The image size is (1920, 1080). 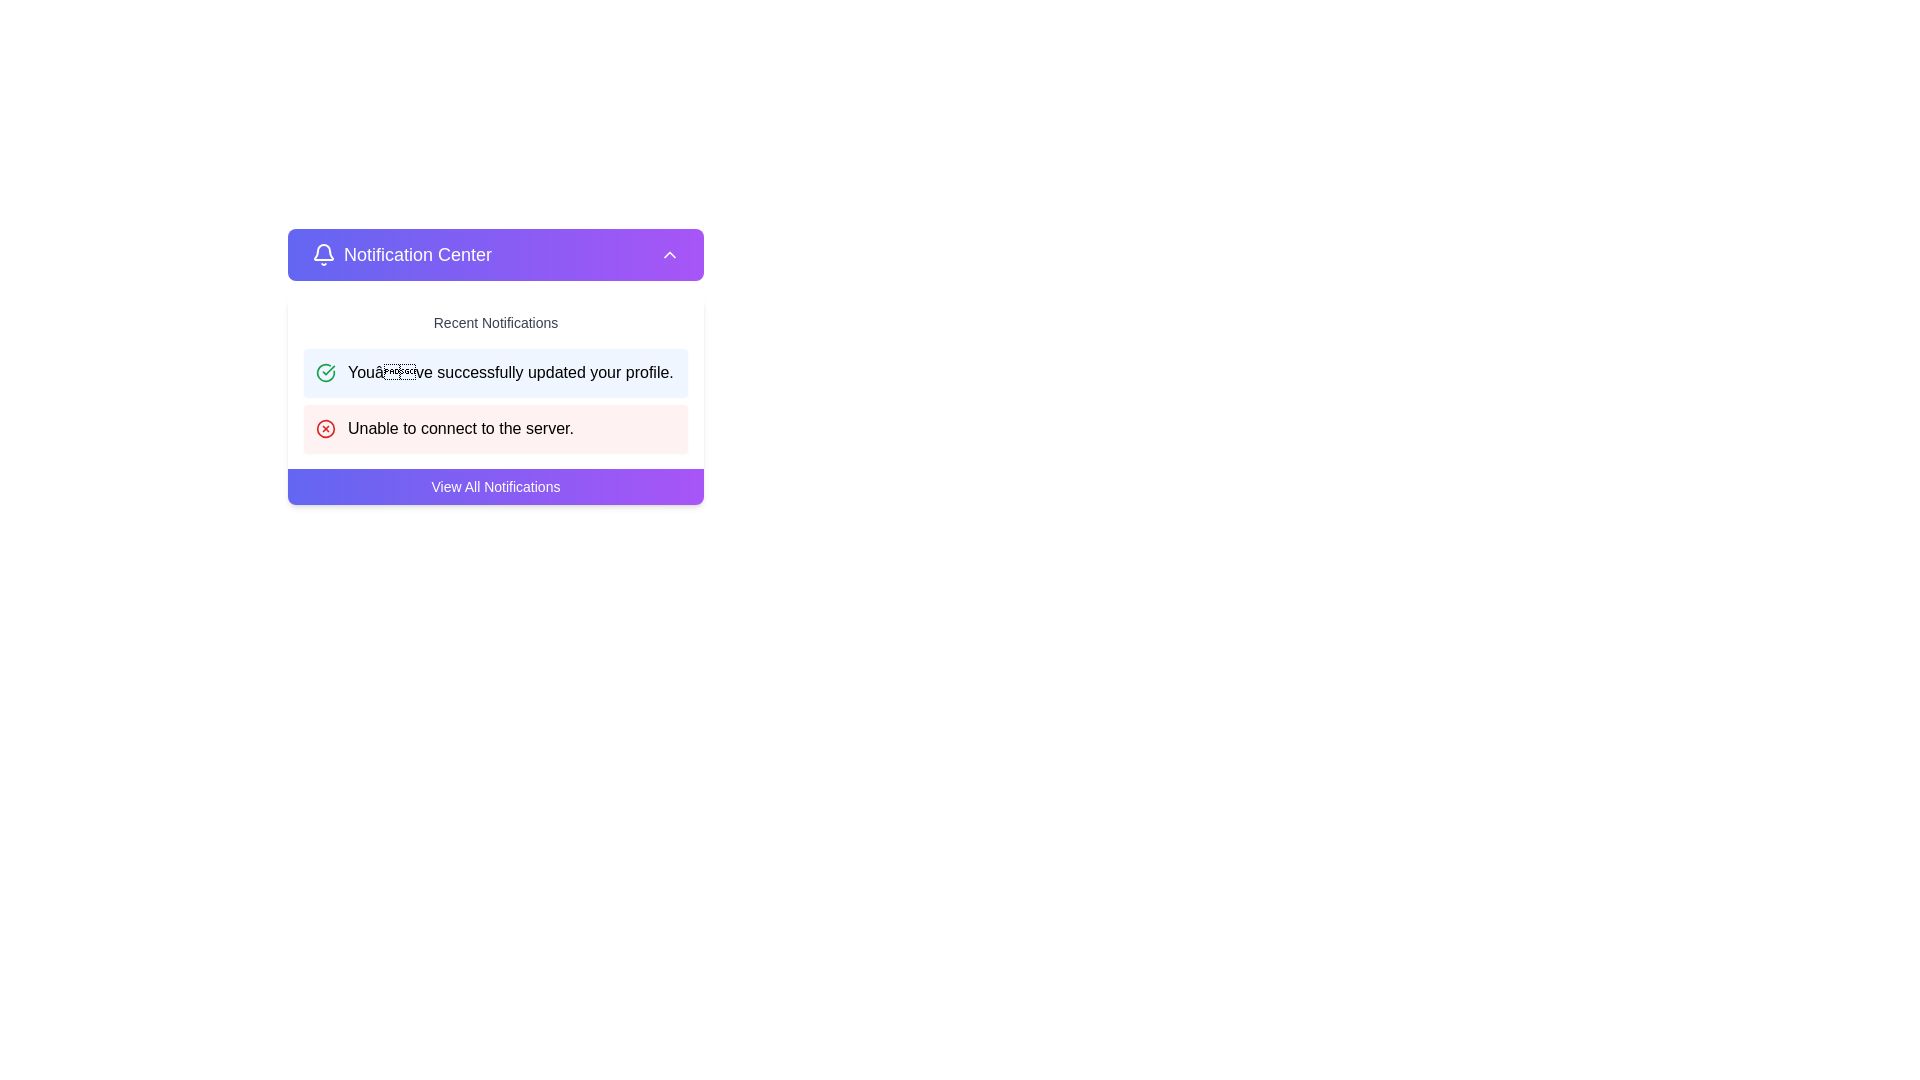 What do you see at coordinates (510, 373) in the screenshot?
I see `the text label that displays 'You've successfully updated your profile.' within the notification area under 'Recent Notifications.'` at bounding box center [510, 373].